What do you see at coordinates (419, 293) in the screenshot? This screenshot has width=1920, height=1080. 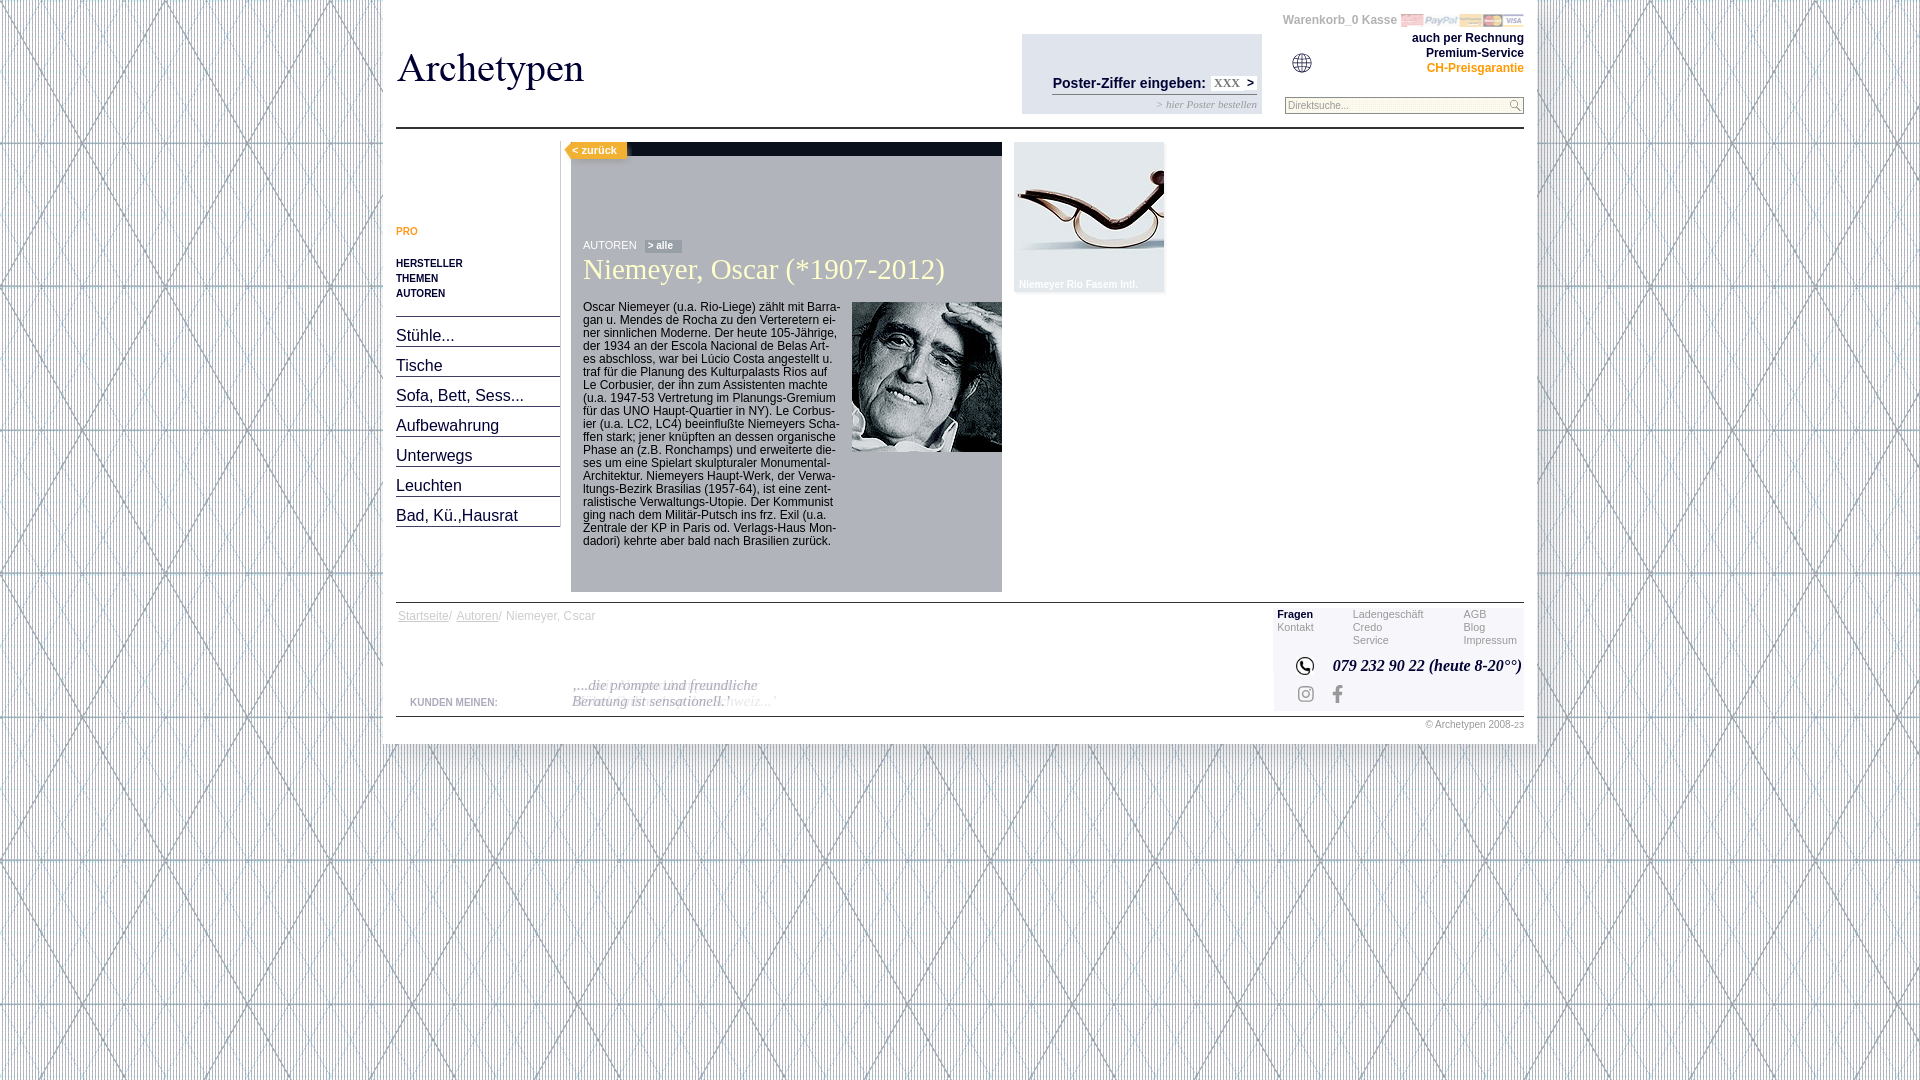 I see `'AUTOREN'` at bounding box center [419, 293].